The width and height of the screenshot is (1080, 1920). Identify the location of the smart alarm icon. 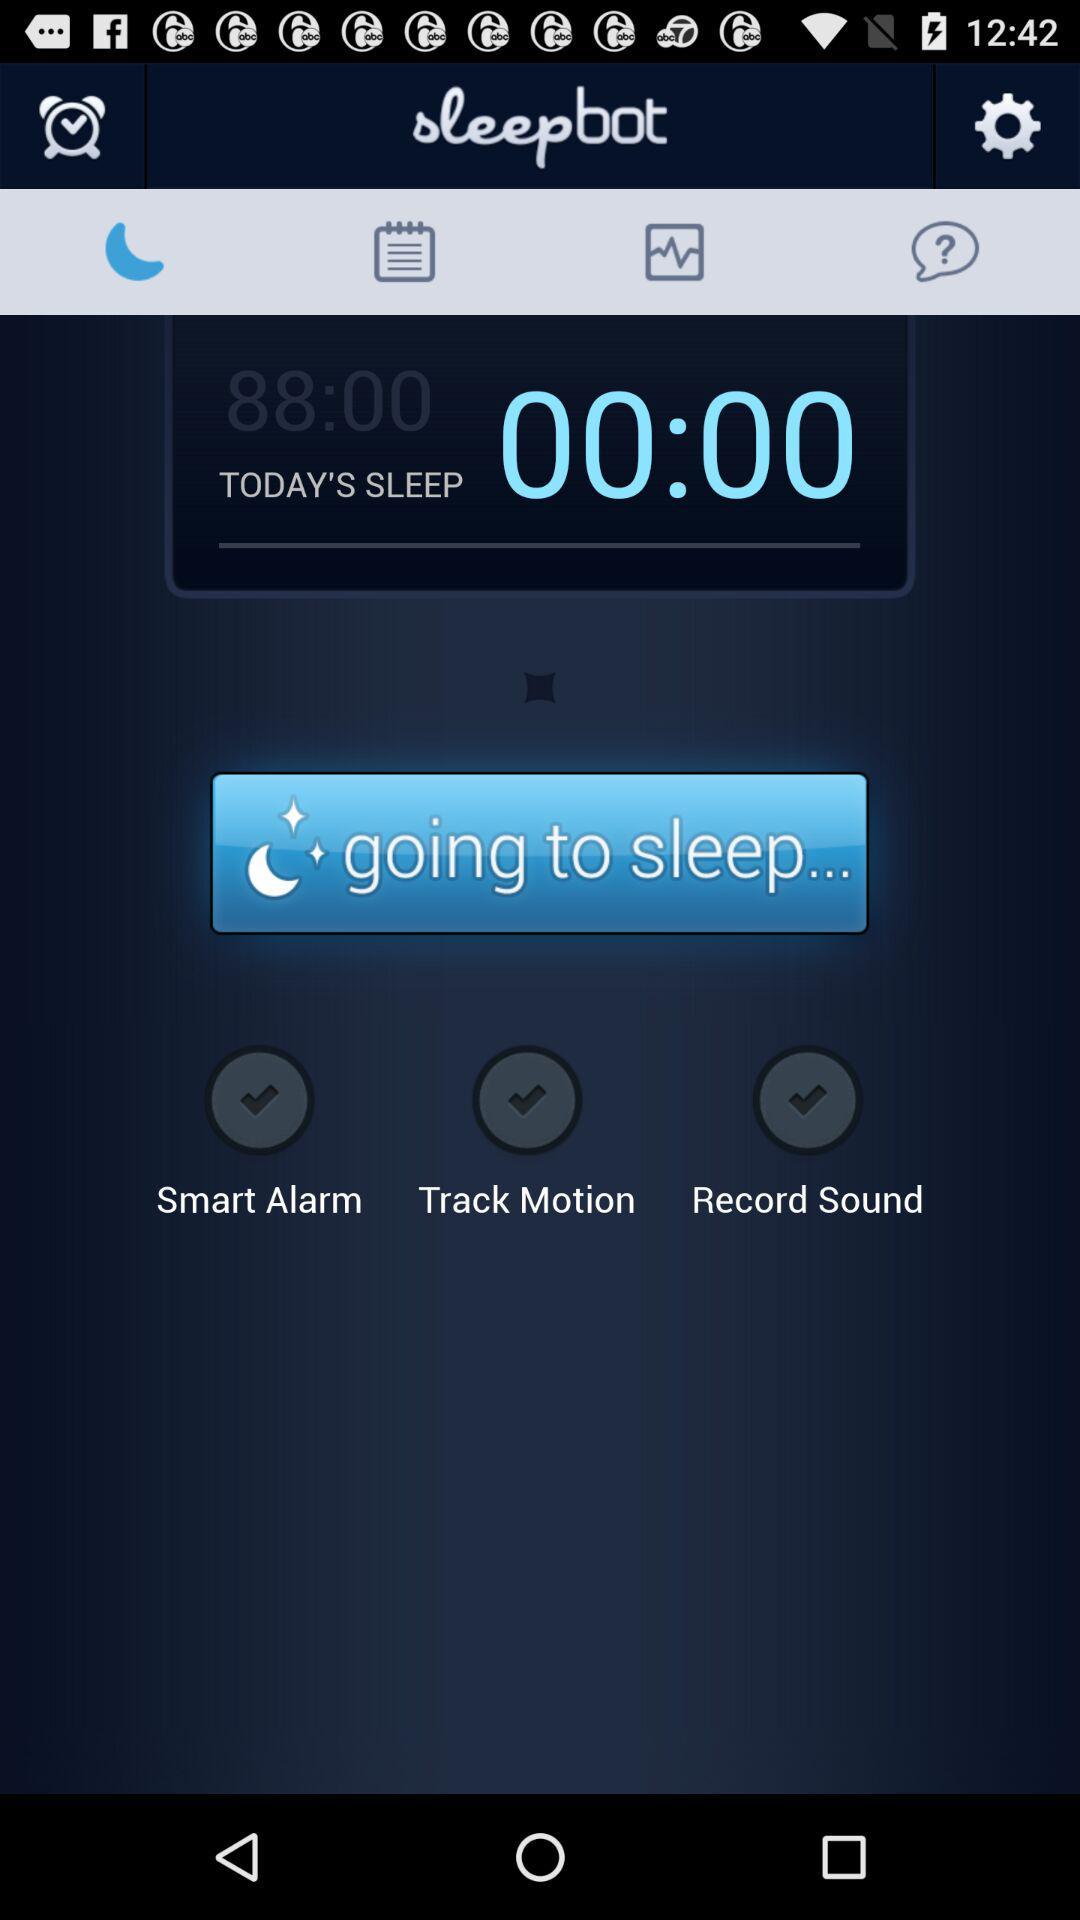
(258, 1124).